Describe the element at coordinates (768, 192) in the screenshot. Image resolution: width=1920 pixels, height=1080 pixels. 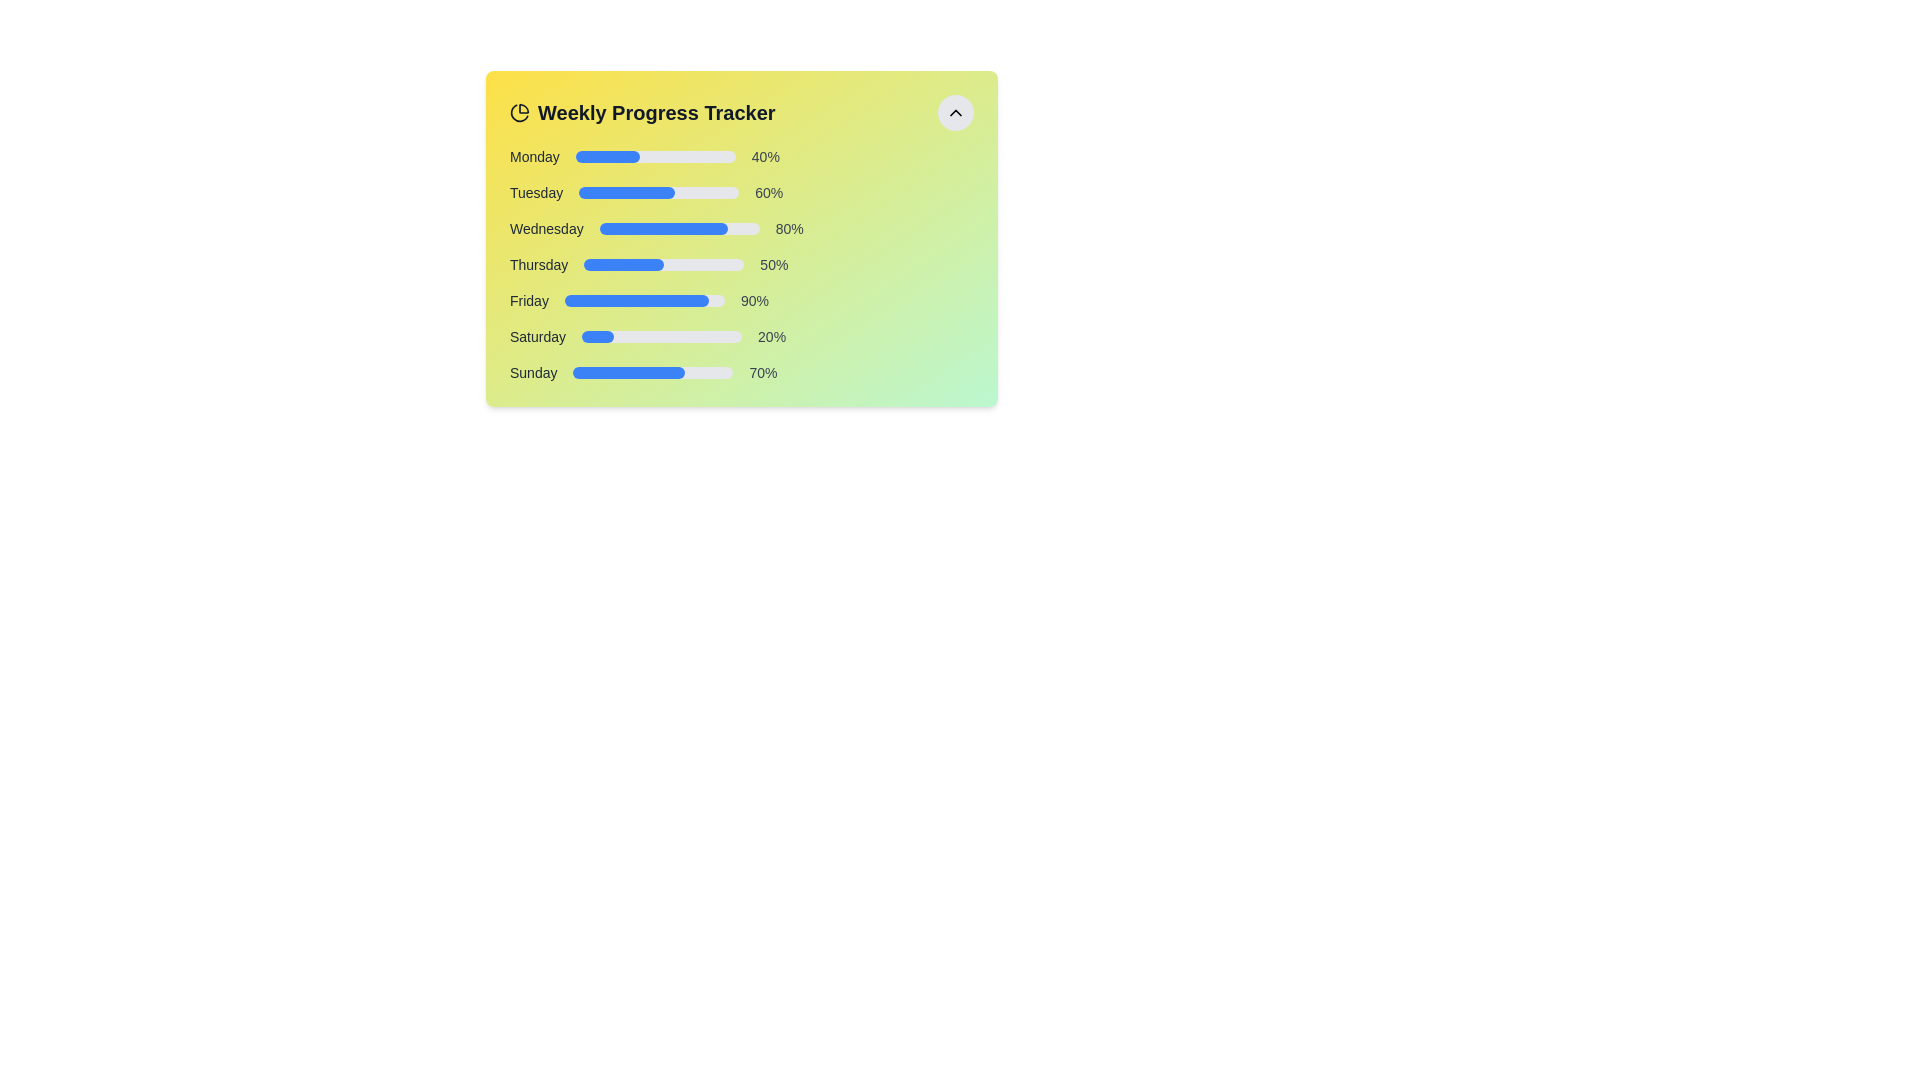
I see `the Text label displaying '60%' which is located to the right of the progress bar for 'Tuesday'` at that location.